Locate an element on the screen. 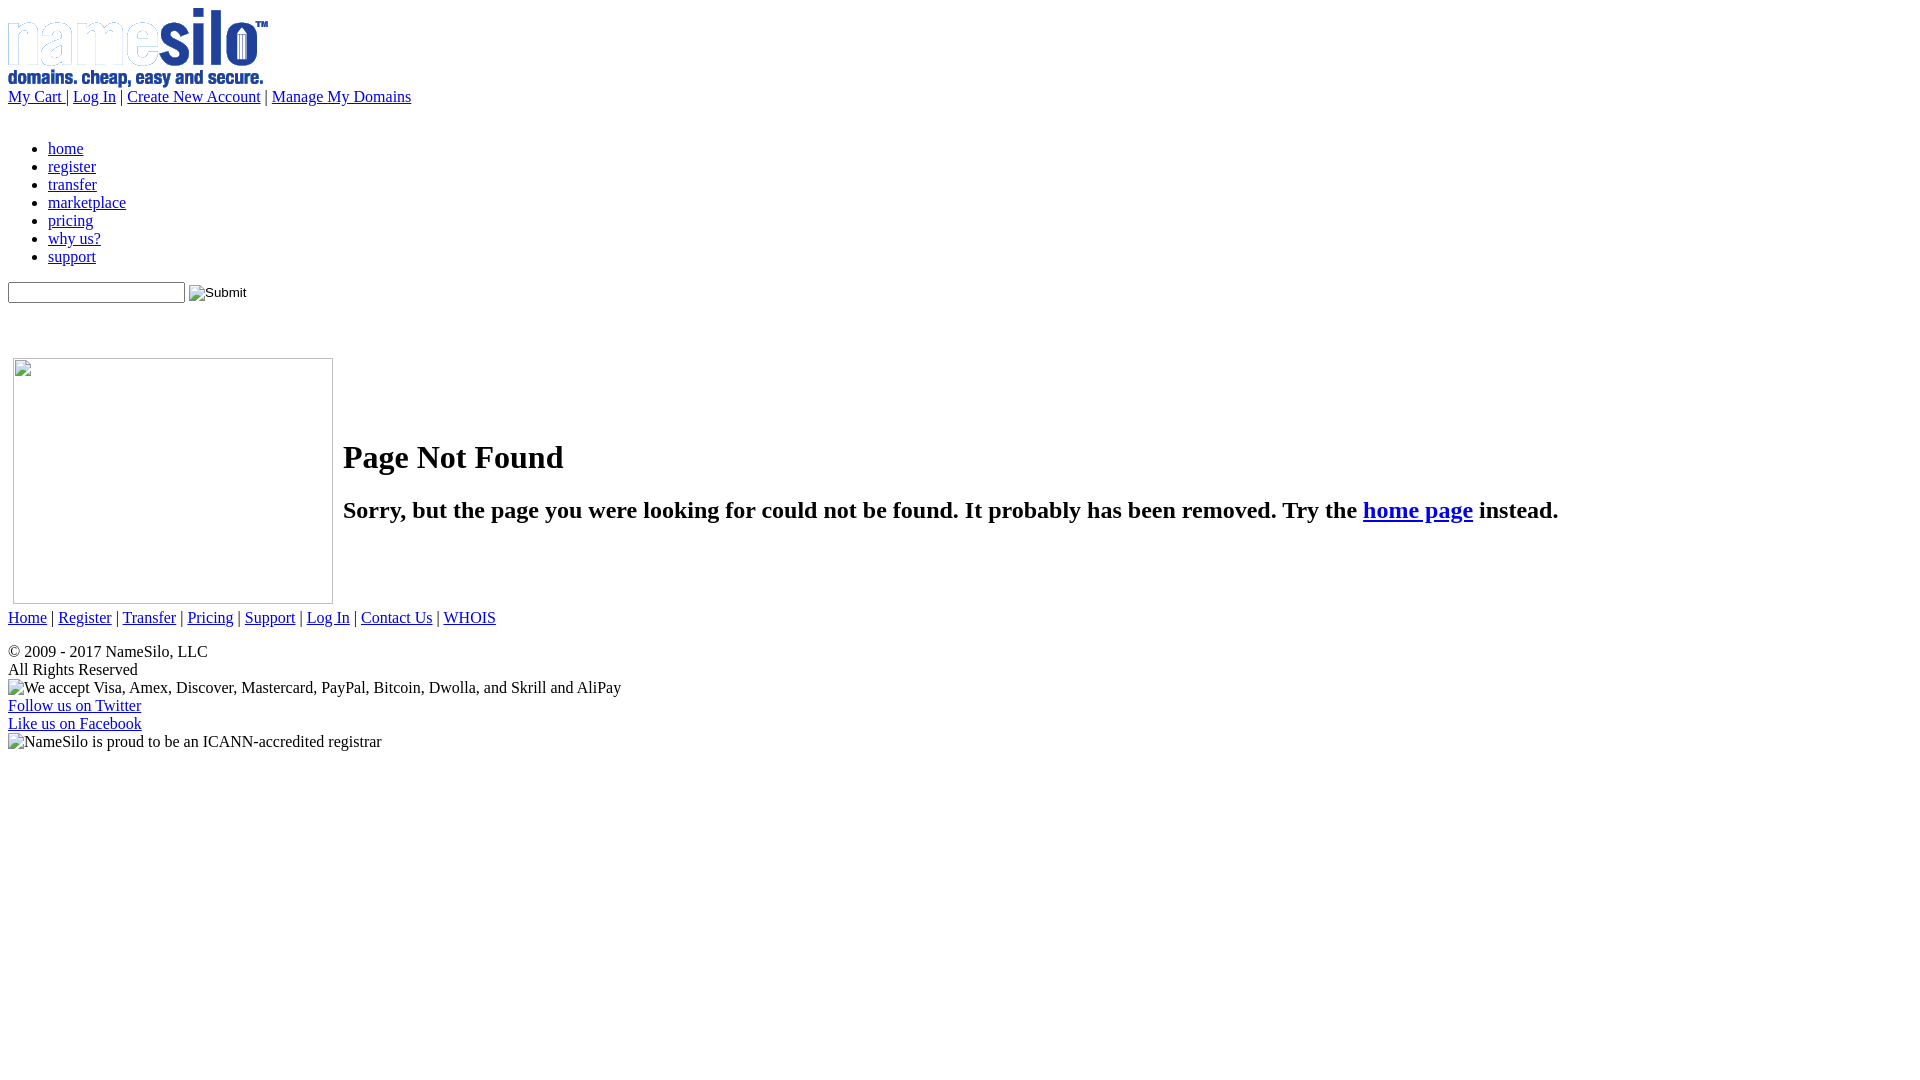  'support' is located at coordinates (72, 255).